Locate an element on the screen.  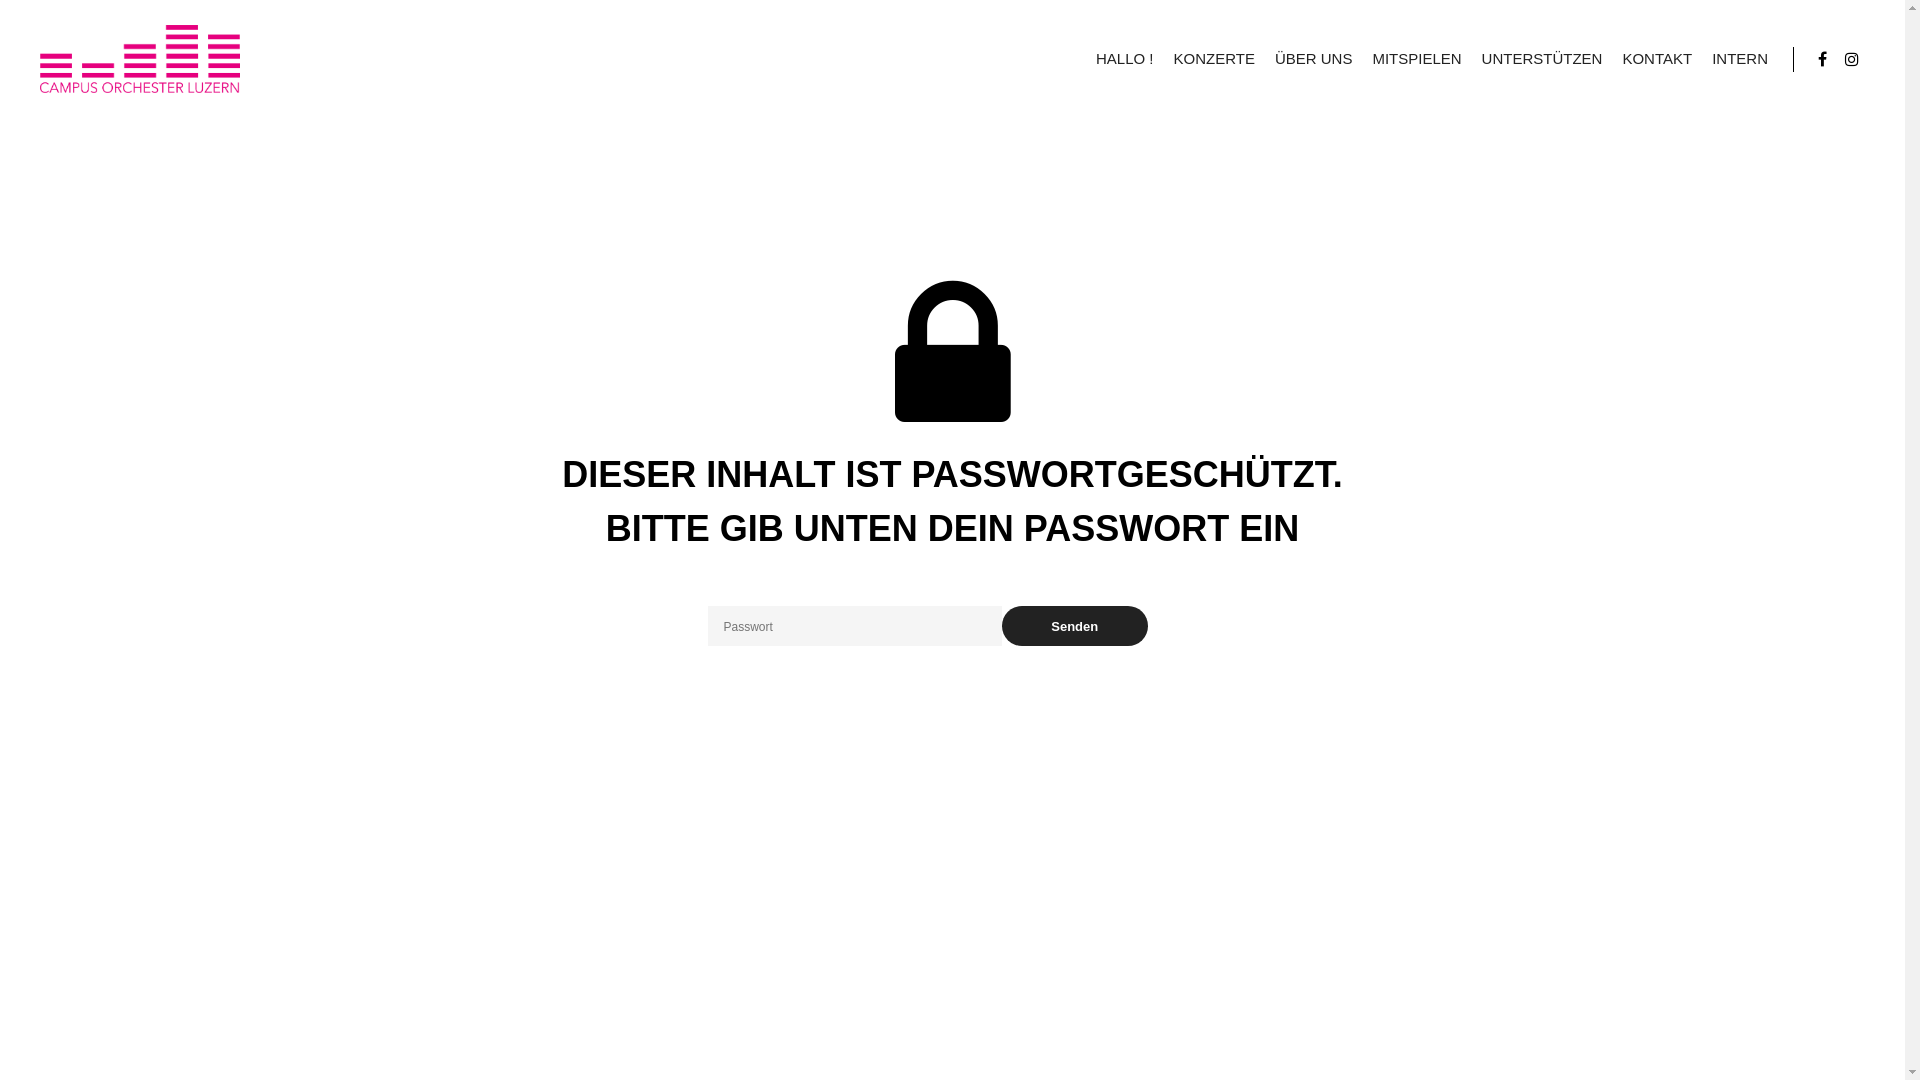
'Senden' is located at coordinates (1074, 624).